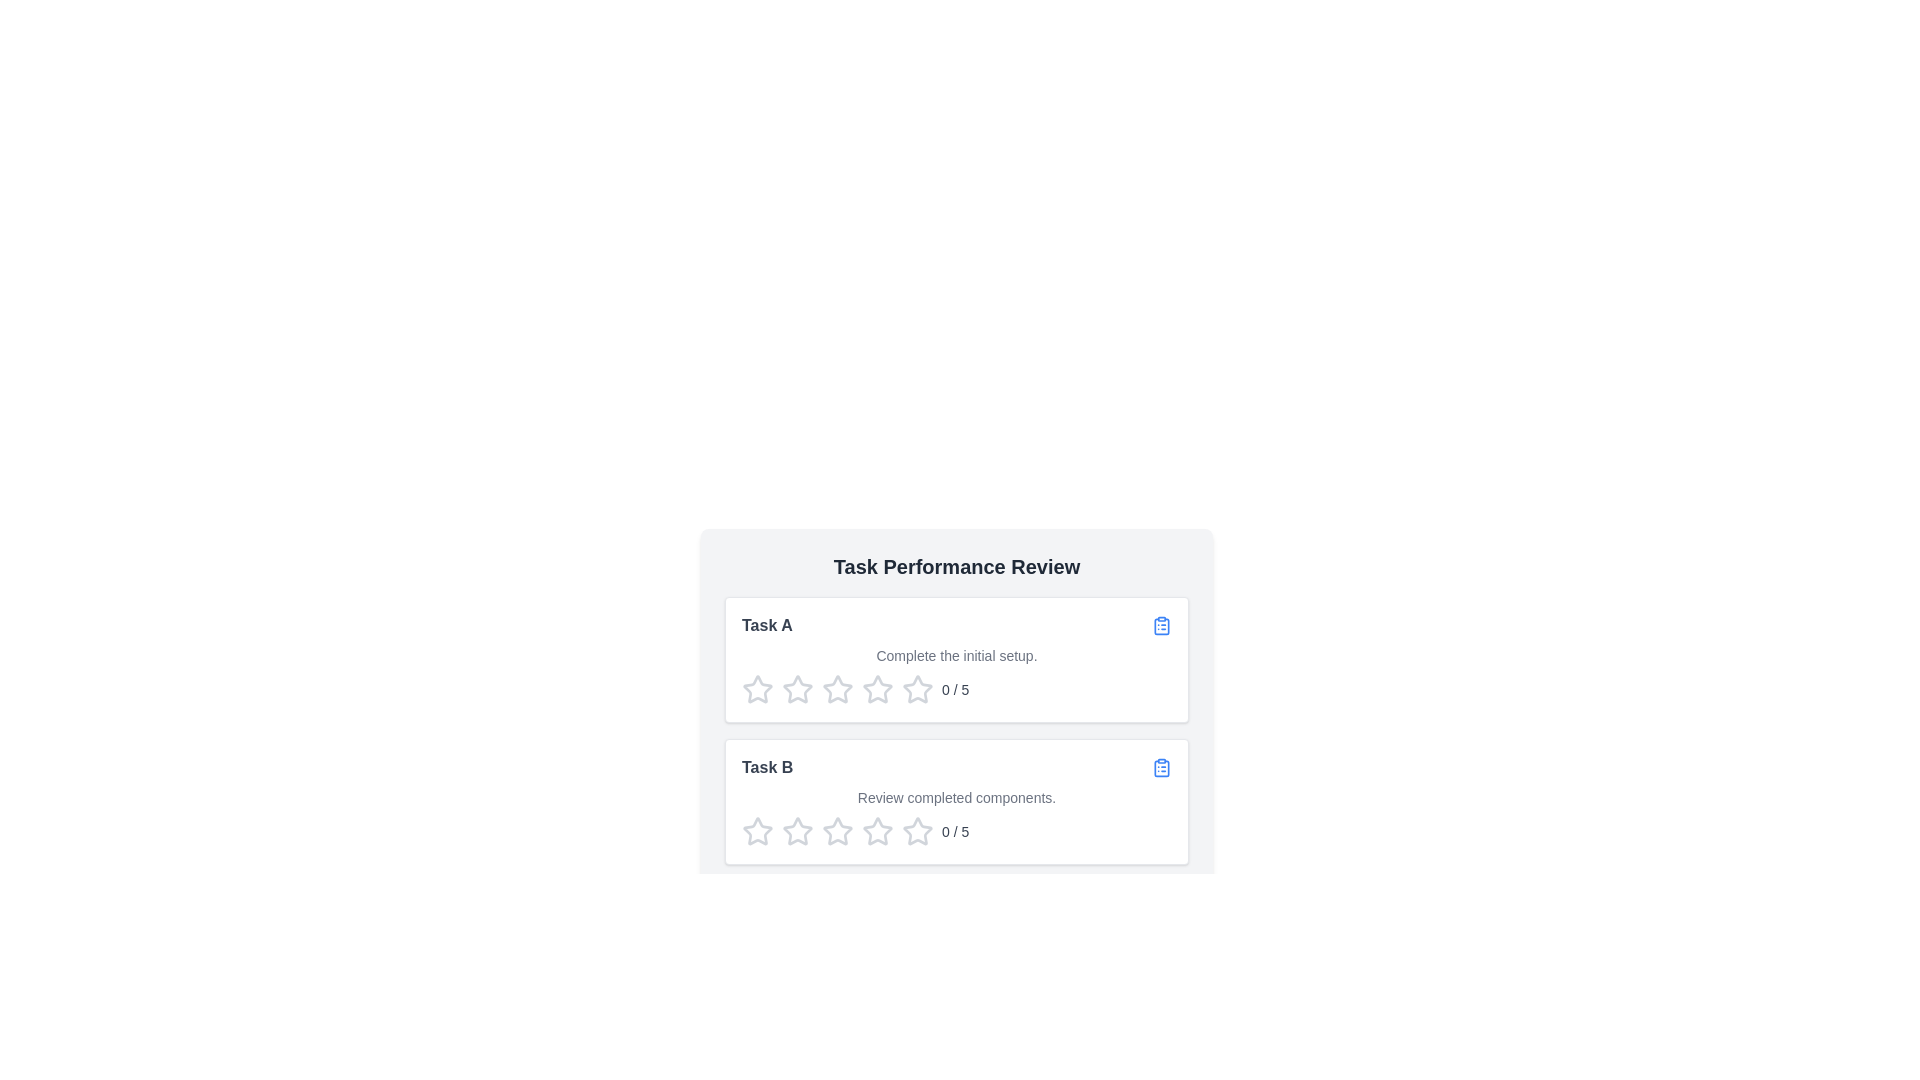  What do you see at coordinates (757, 832) in the screenshot?
I see `the first star icon in the rating component for 'Task B' located under the 'Task Performance Review' section` at bounding box center [757, 832].